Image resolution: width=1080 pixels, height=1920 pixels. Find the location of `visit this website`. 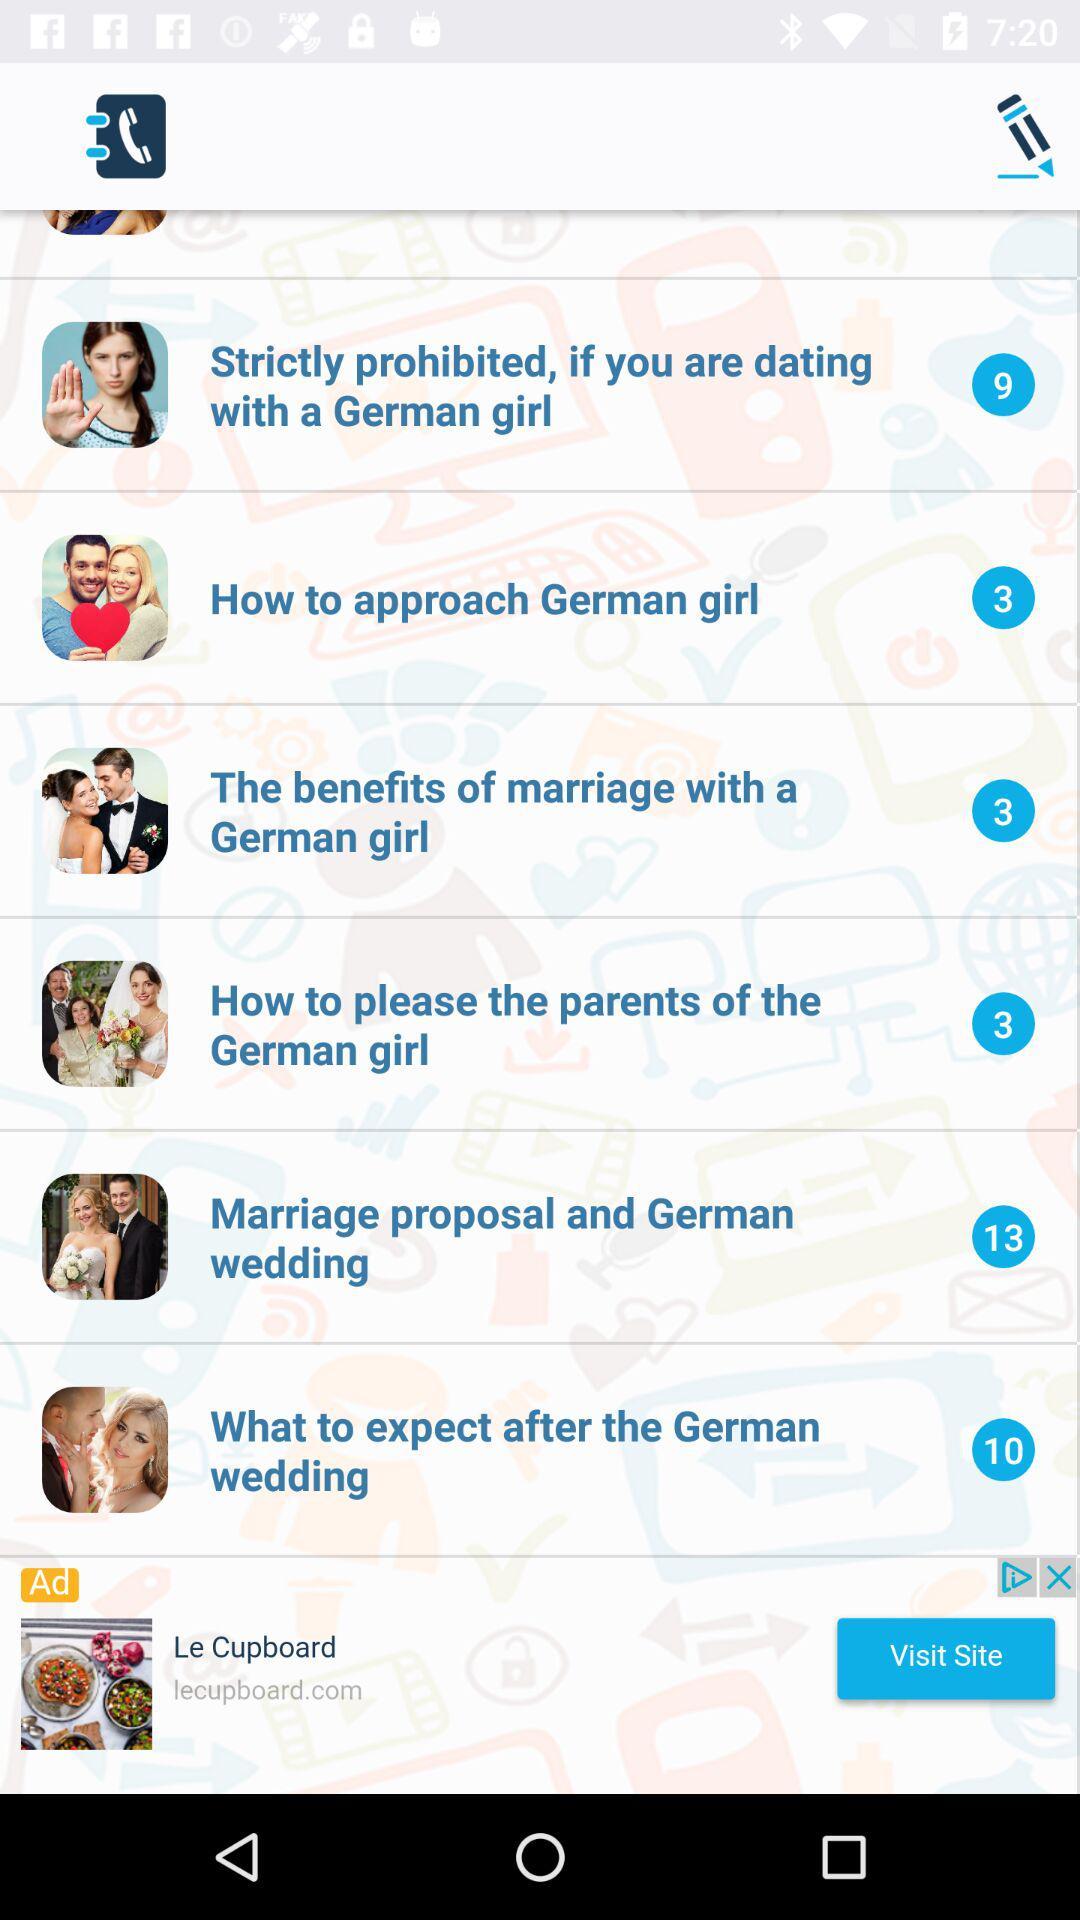

visit this website is located at coordinates (537, 1675).